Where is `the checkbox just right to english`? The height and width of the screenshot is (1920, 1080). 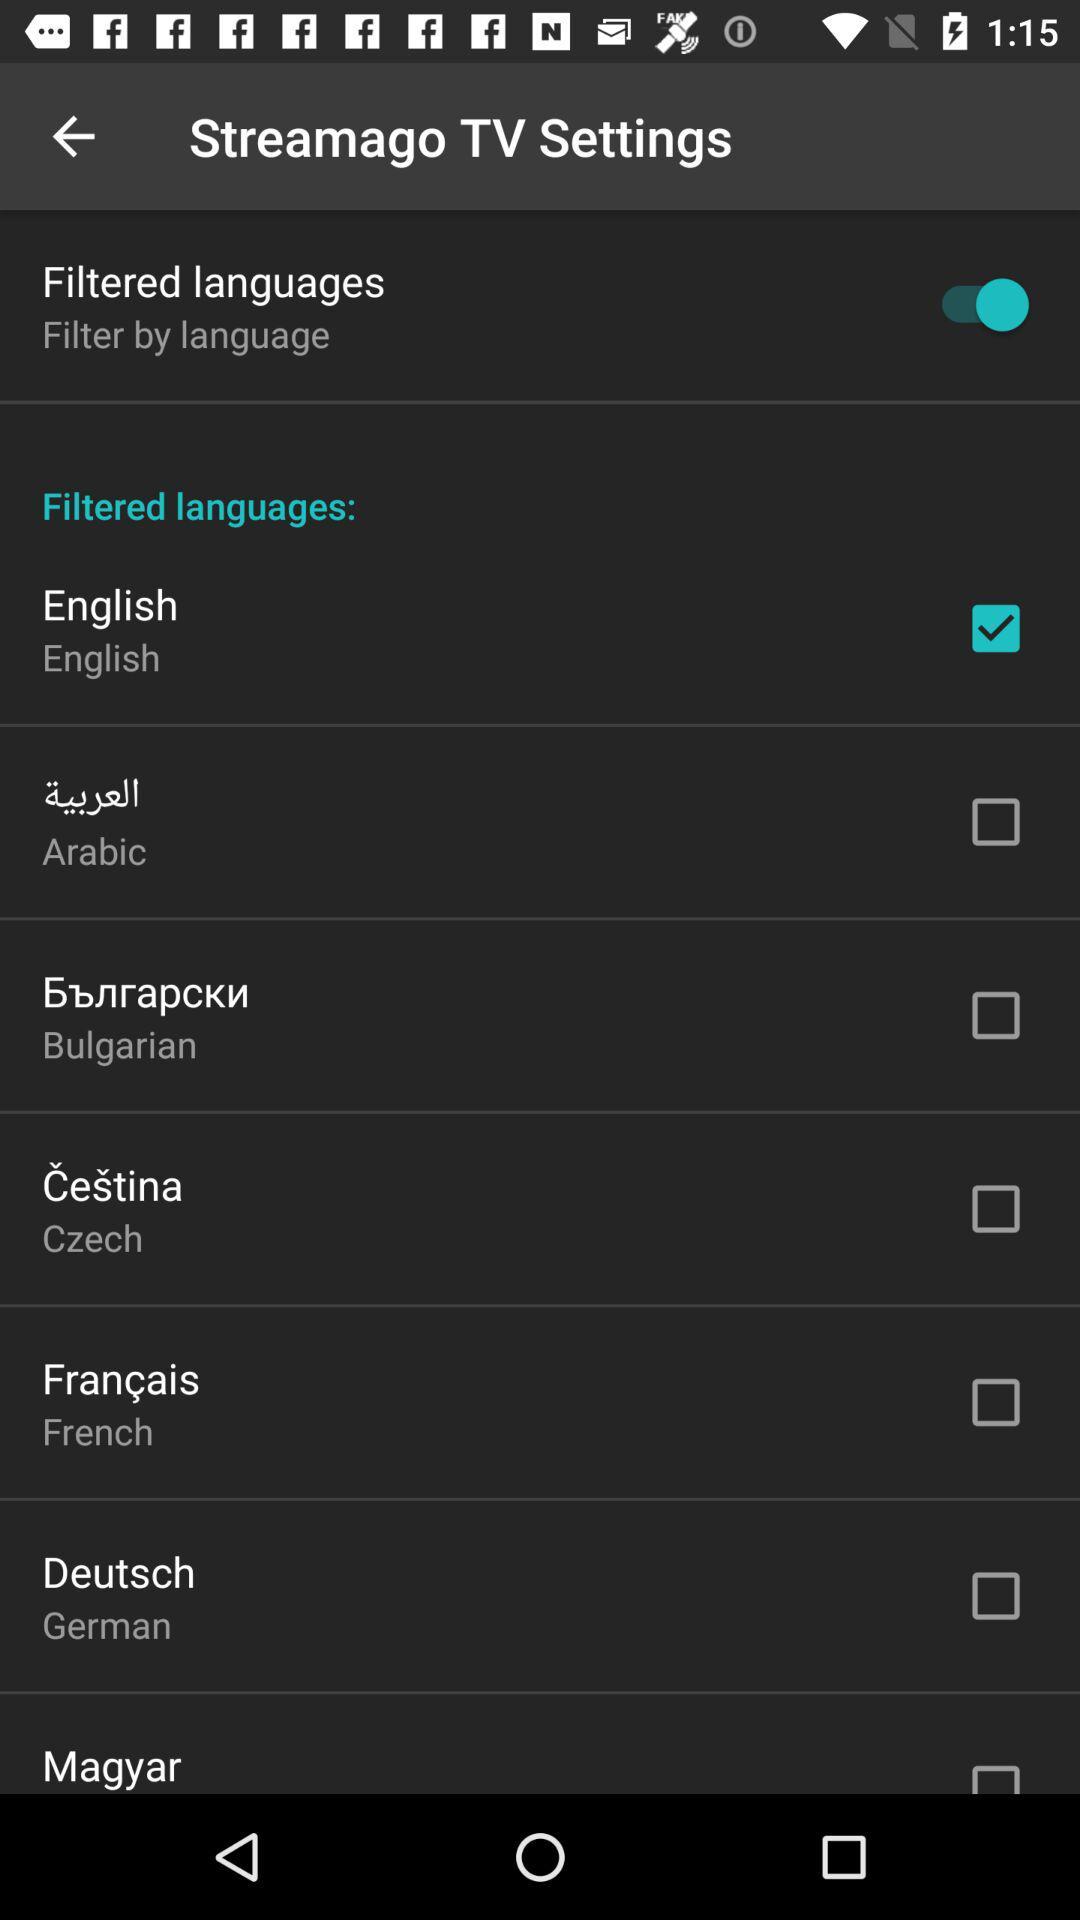
the checkbox just right to english is located at coordinates (995, 627).